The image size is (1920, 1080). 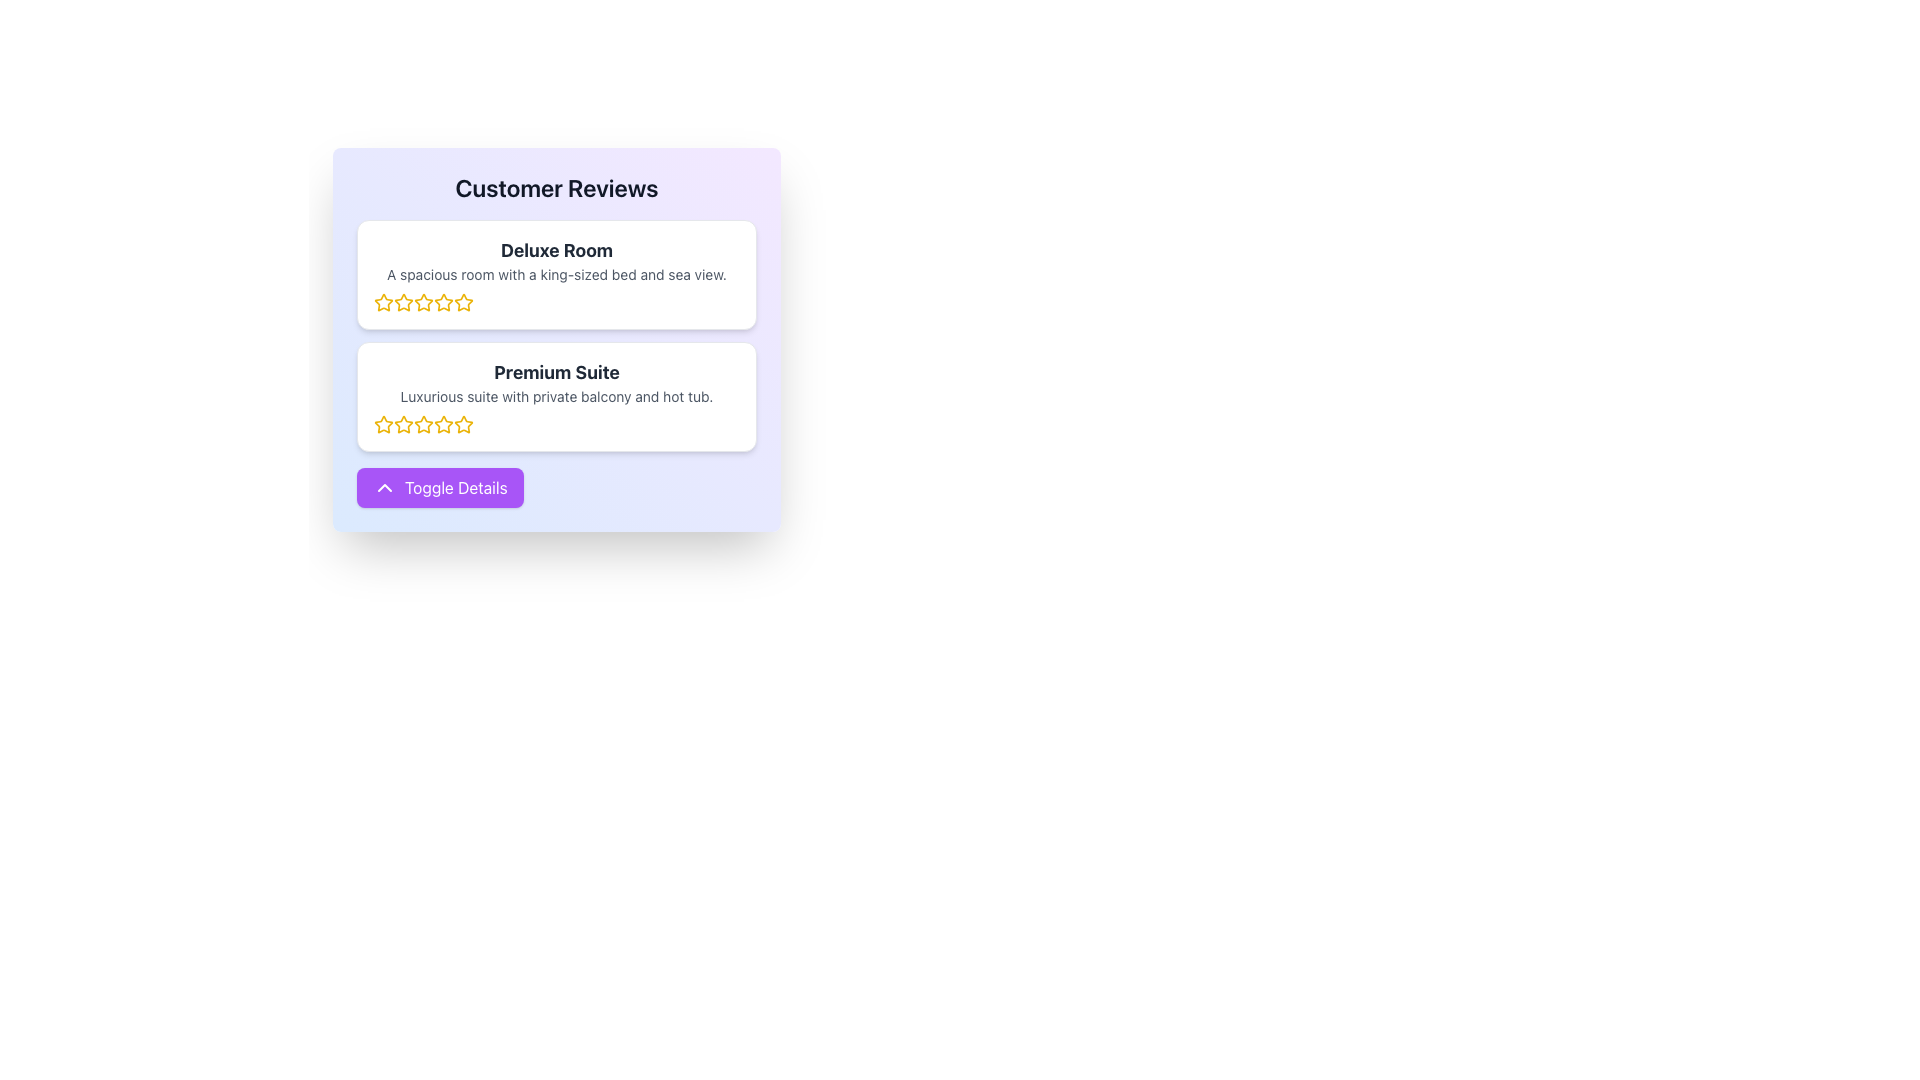 What do you see at coordinates (384, 488) in the screenshot?
I see `the chevron icon within the 'Toggle Details' button located at the bottom-left of the 'Customer Reviews' card` at bounding box center [384, 488].